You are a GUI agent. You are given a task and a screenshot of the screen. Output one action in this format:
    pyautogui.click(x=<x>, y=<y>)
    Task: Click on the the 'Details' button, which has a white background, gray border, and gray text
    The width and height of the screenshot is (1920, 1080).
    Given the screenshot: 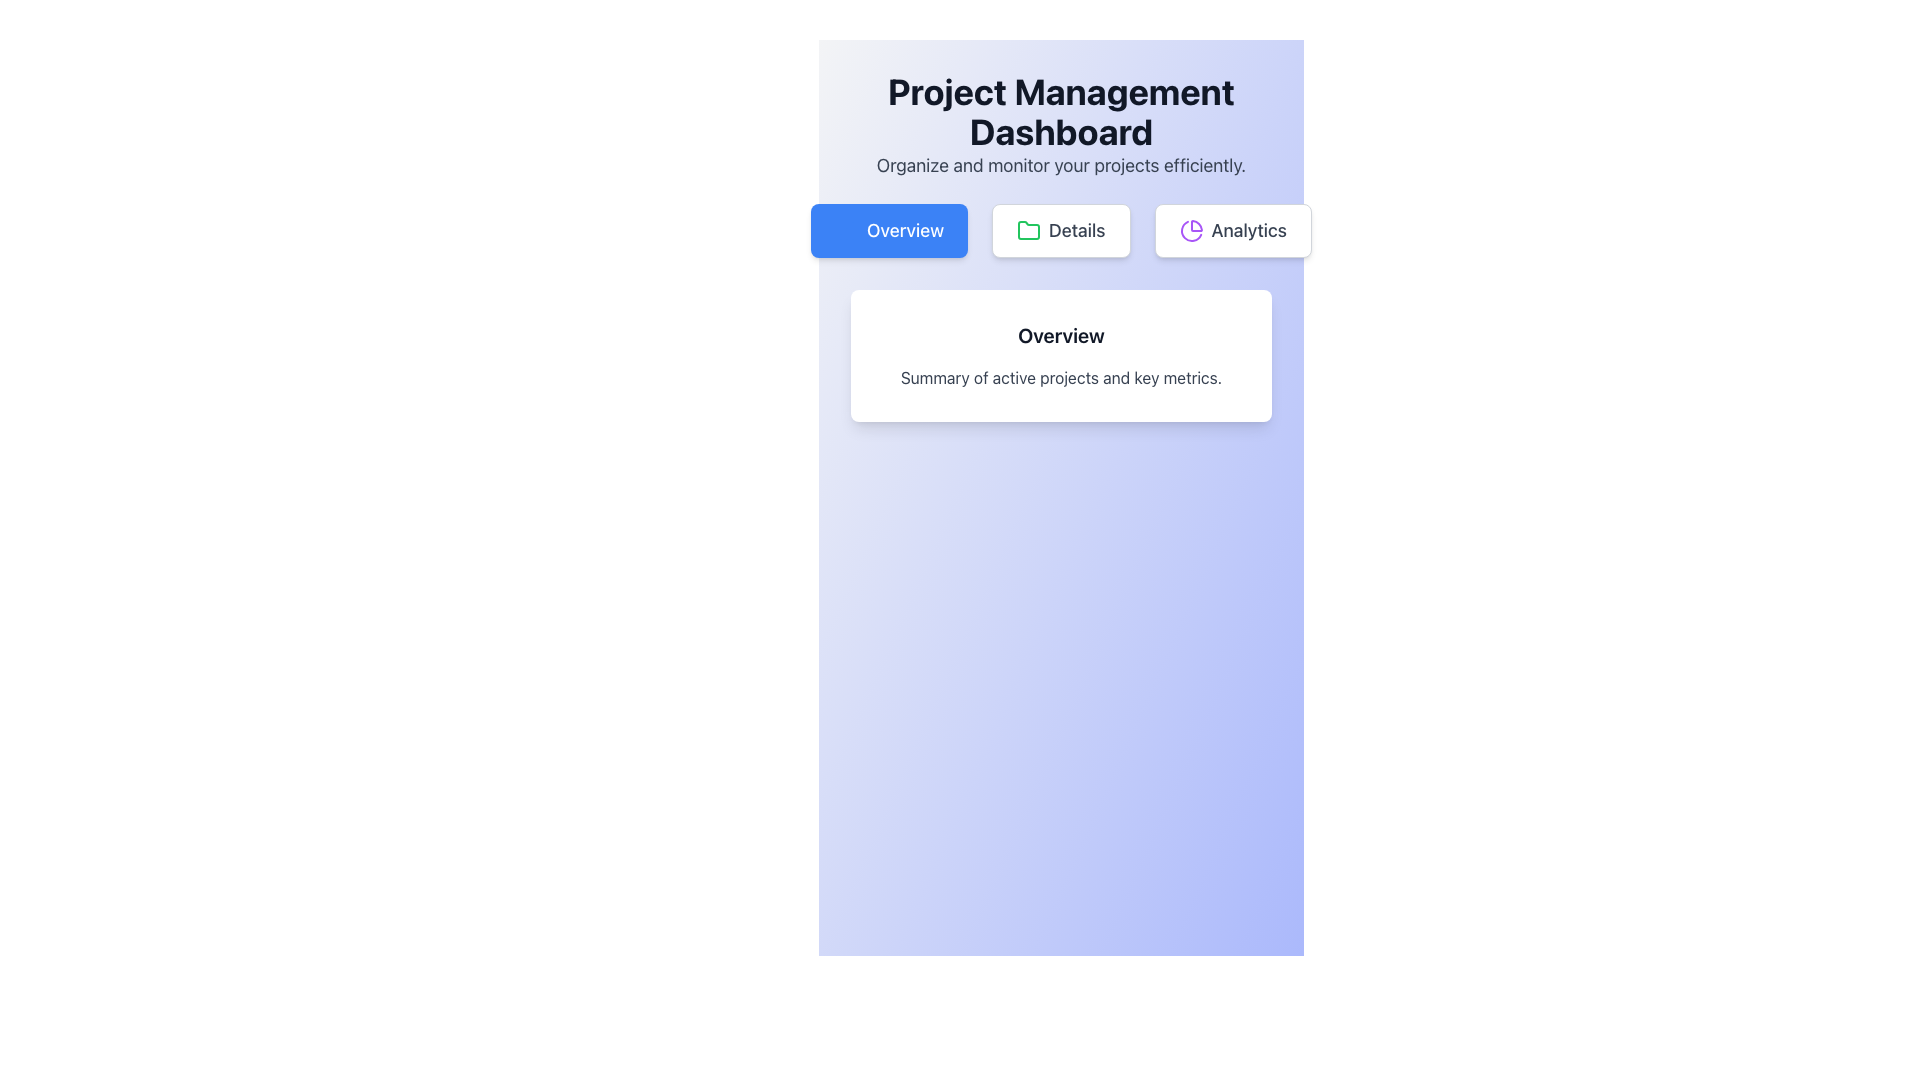 What is the action you would take?
    pyautogui.click(x=1060, y=230)
    